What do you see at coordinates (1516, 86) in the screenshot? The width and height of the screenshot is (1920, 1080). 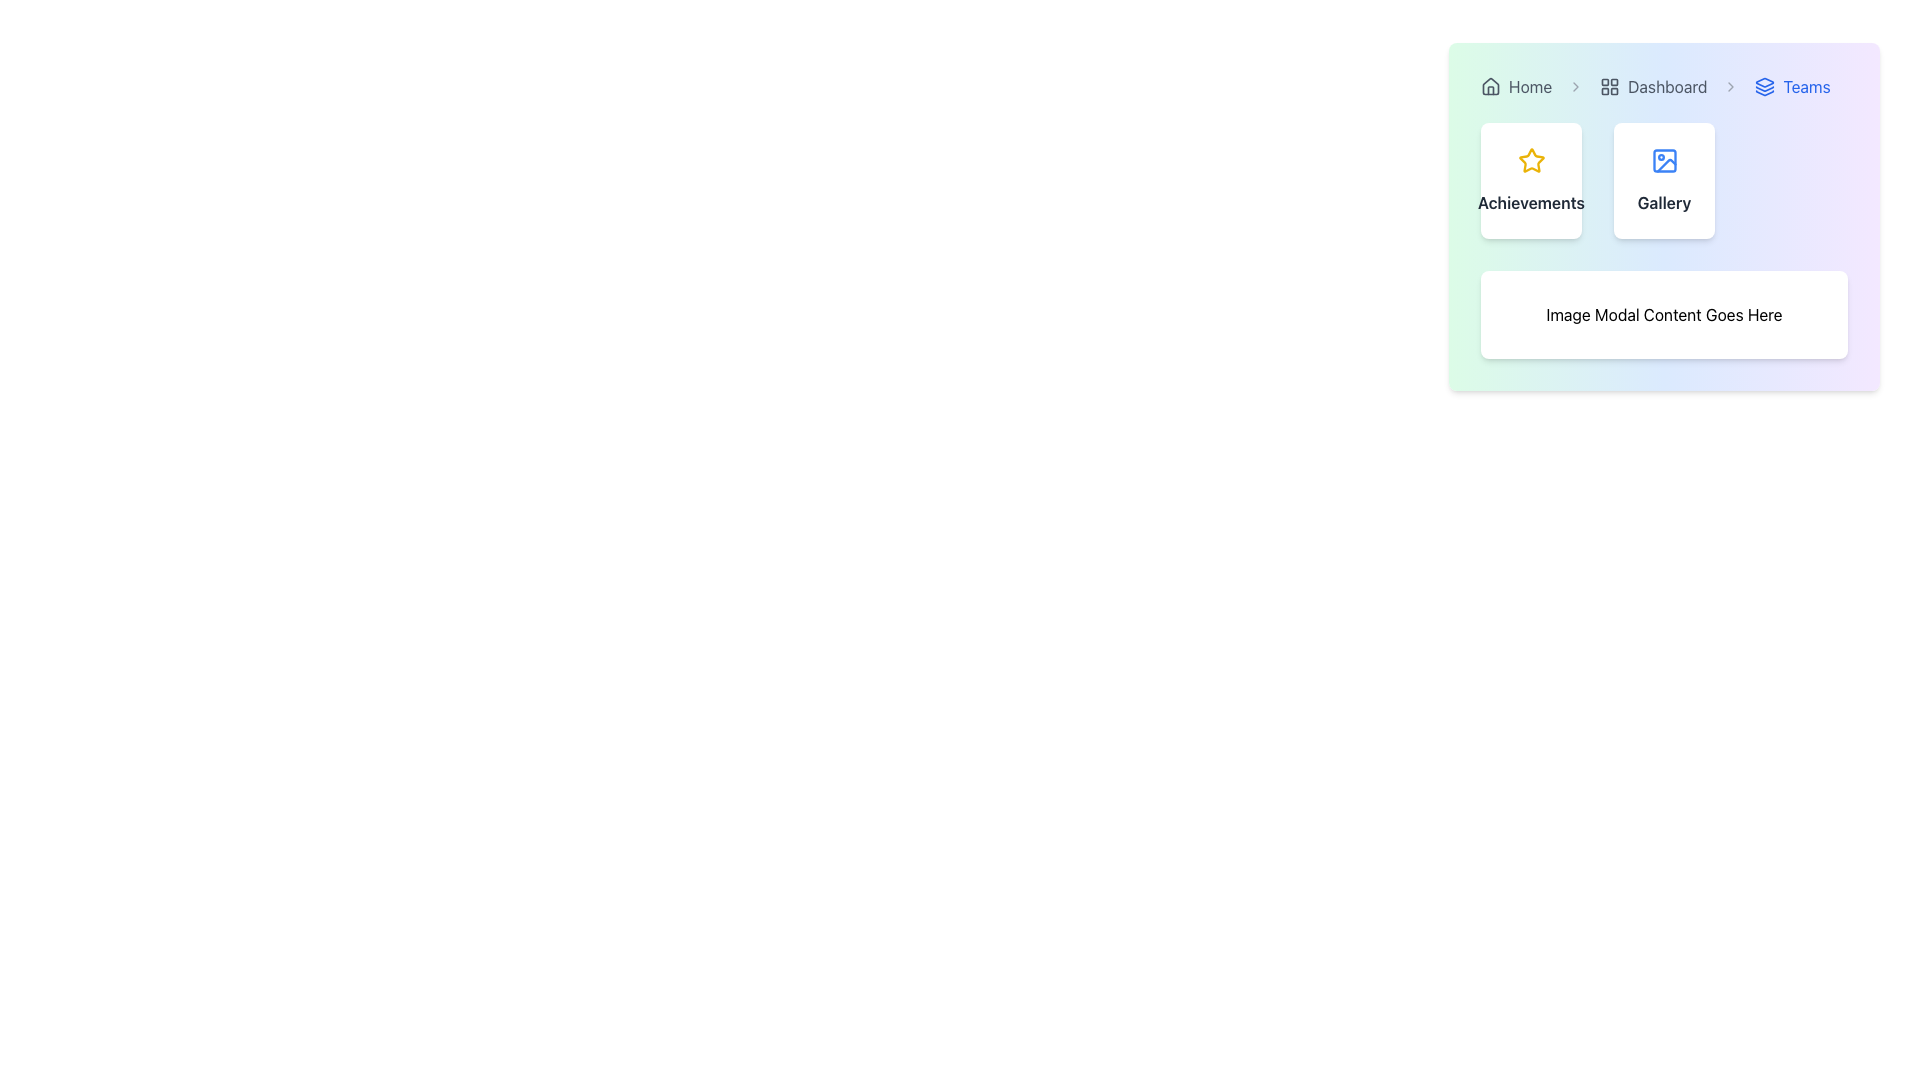 I see `the breadcrumb navigation link that serves as the initial link to the home page, located at the top-left of the content's card` at bounding box center [1516, 86].